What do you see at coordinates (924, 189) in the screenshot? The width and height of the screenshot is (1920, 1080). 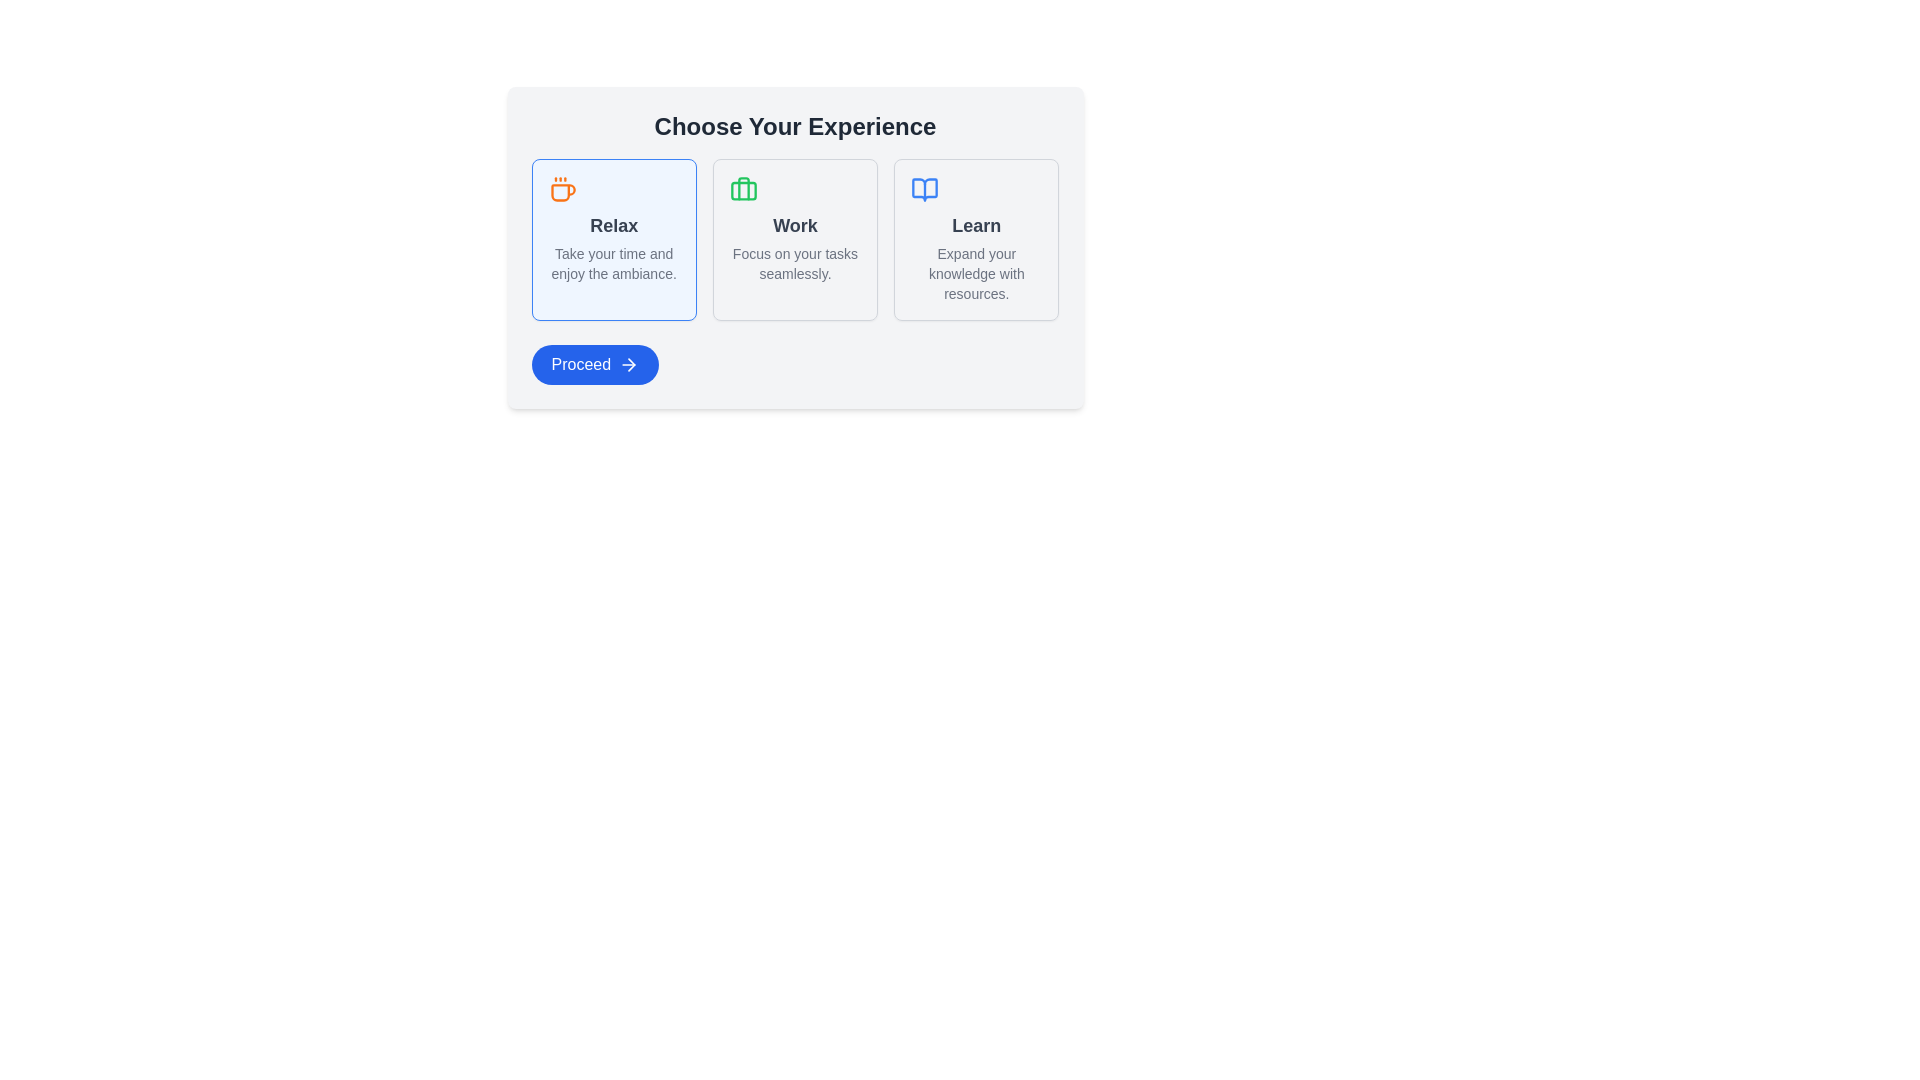 I see `the small blue icon resembling an open book located at the top section of the 'Learn' card` at bounding box center [924, 189].